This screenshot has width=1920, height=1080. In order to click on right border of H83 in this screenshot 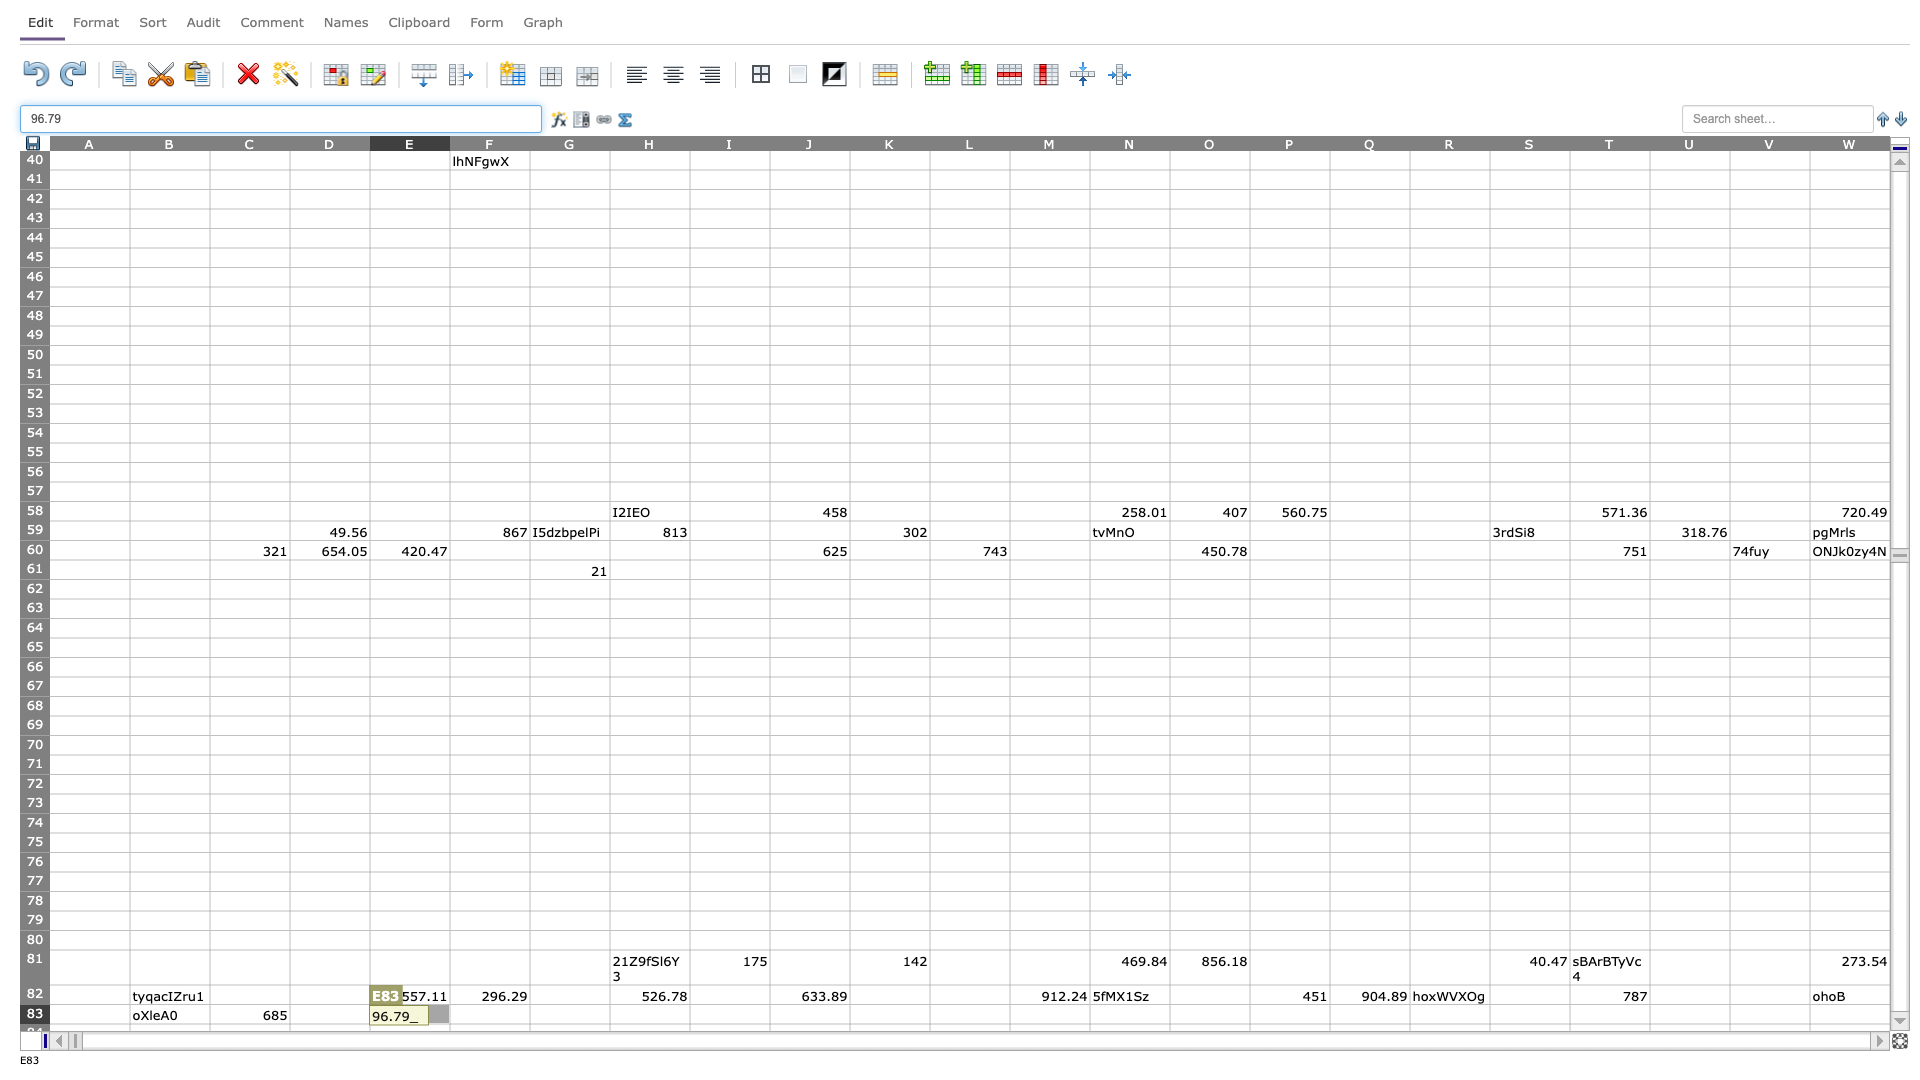, I will do `click(690, 1014)`.